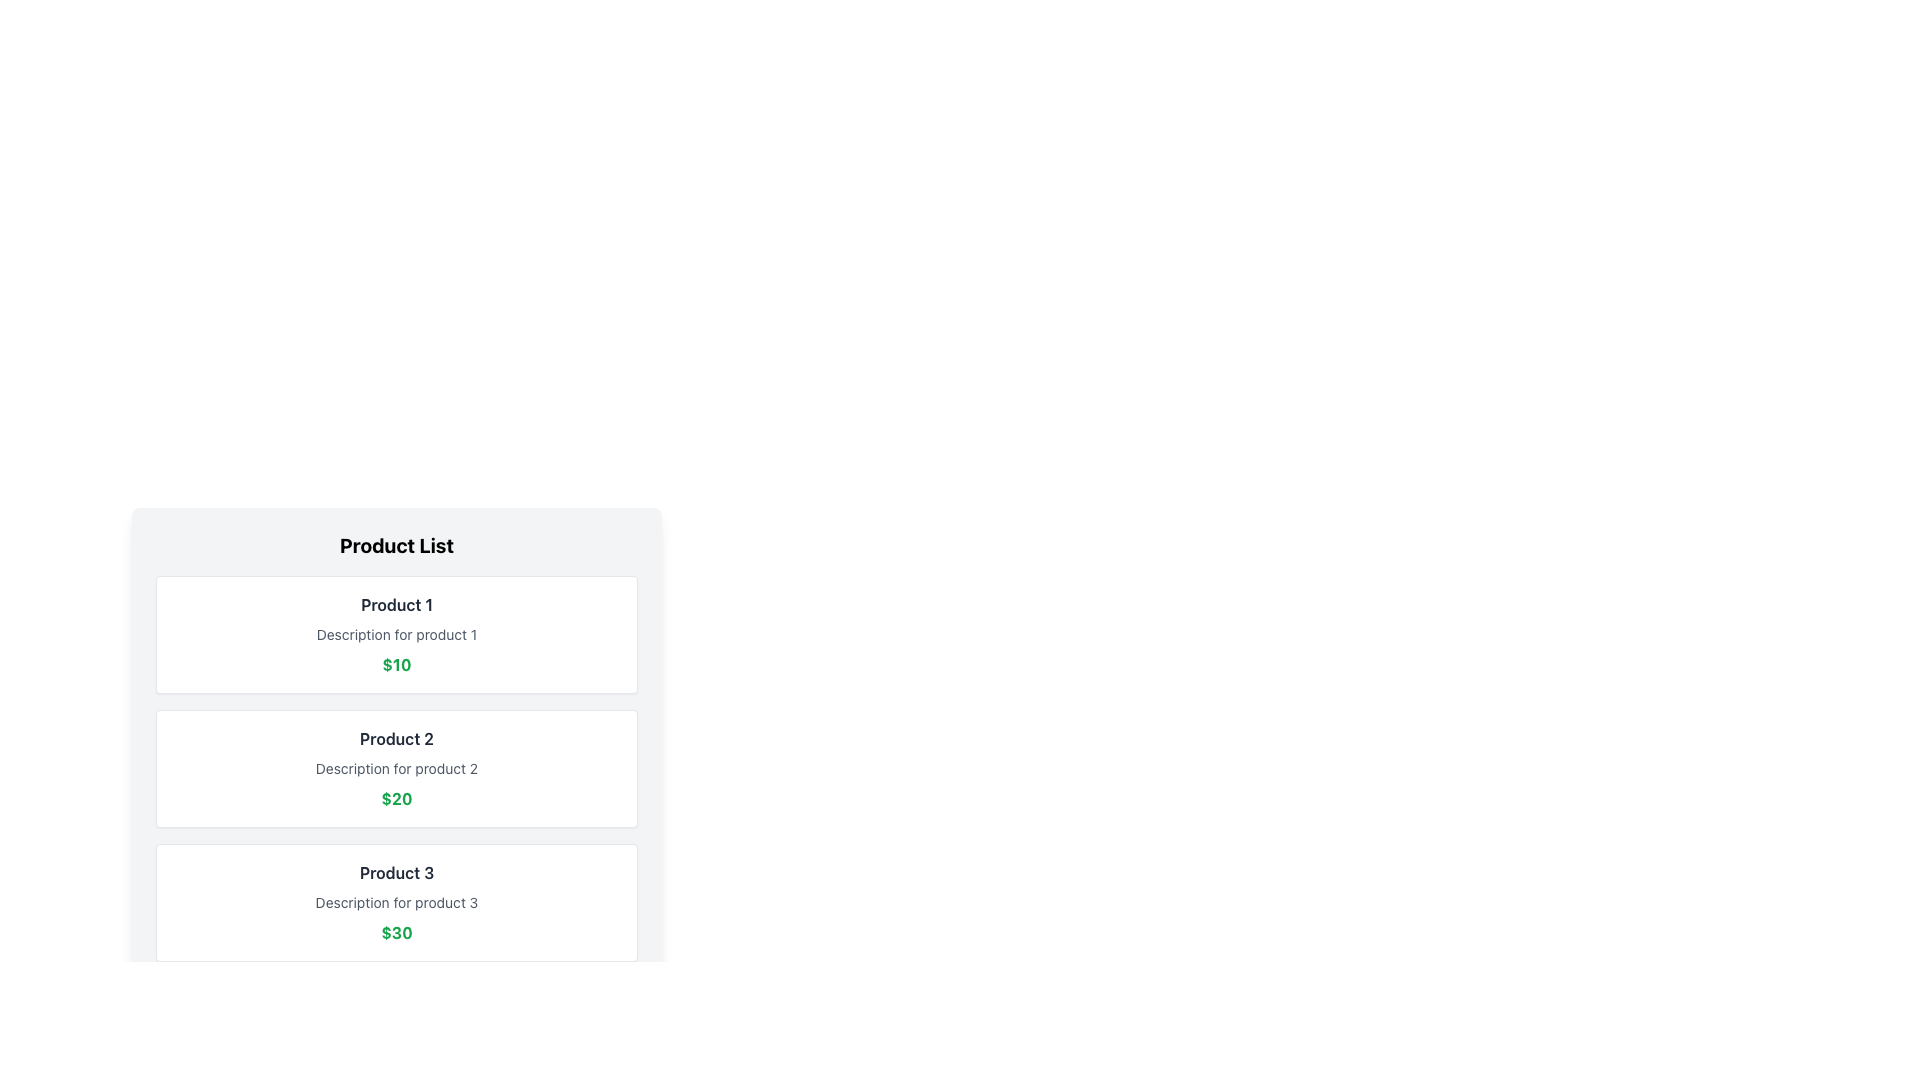  What do you see at coordinates (397, 722) in the screenshot?
I see `product details of the middle item in the 'Product List', which displays the product name, description, and price` at bounding box center [397, 722].